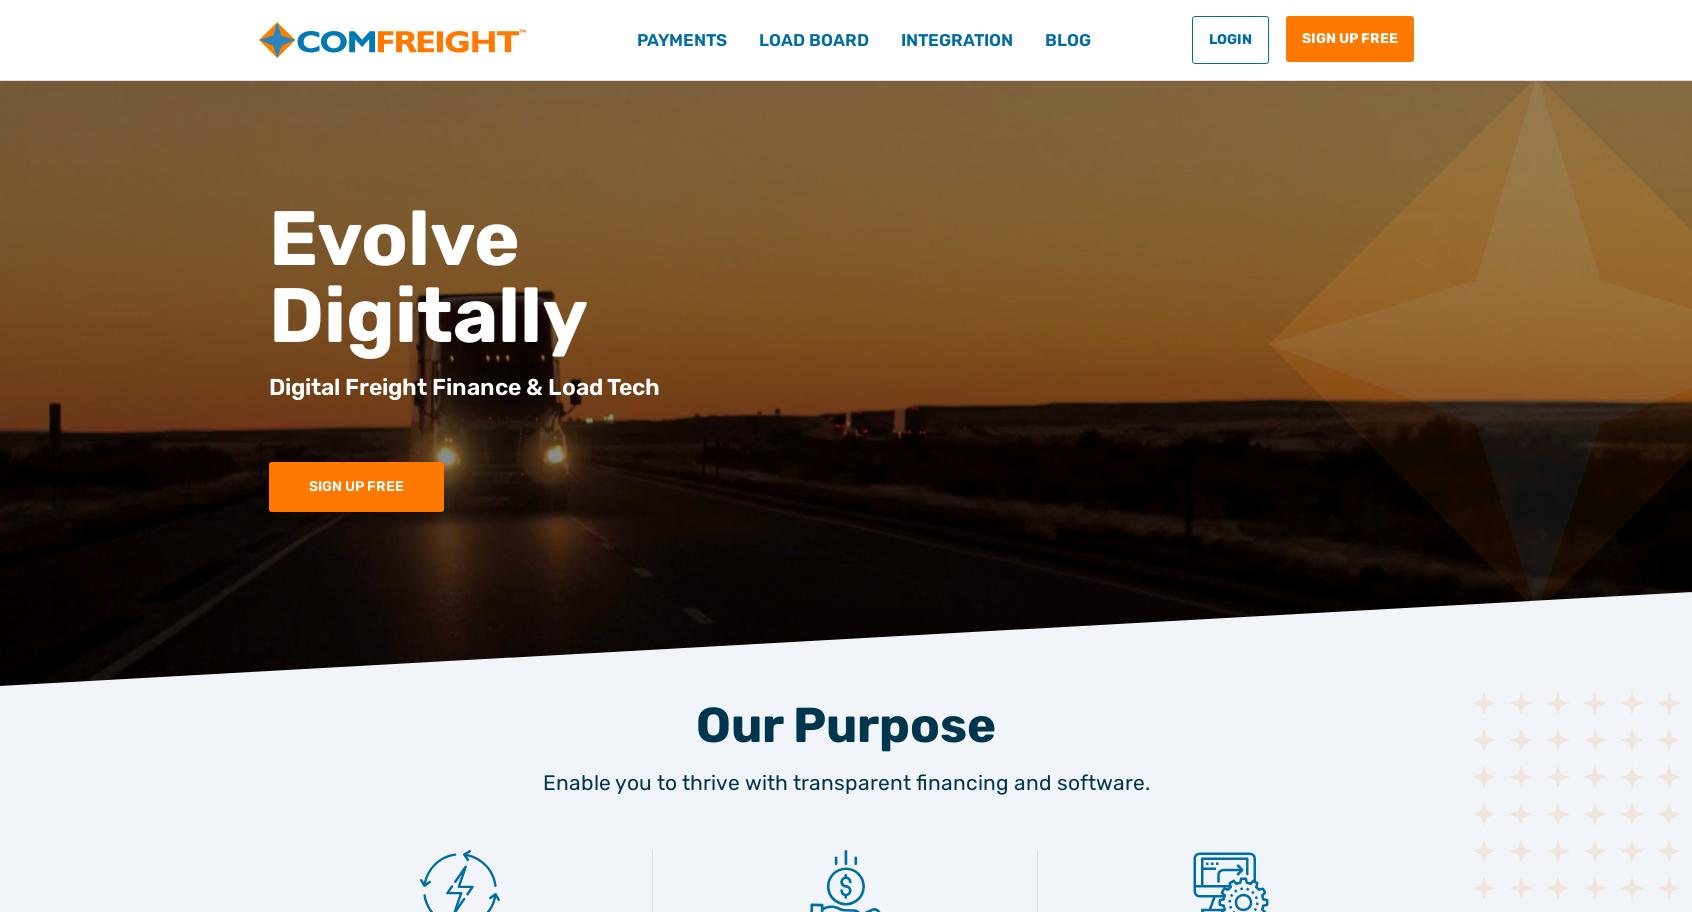 Image resolution: width=1692 pixels, height=912 pixels. Describe the element at coordinates (681, 39) in the screenshot. I see `'Payments'` at that location.